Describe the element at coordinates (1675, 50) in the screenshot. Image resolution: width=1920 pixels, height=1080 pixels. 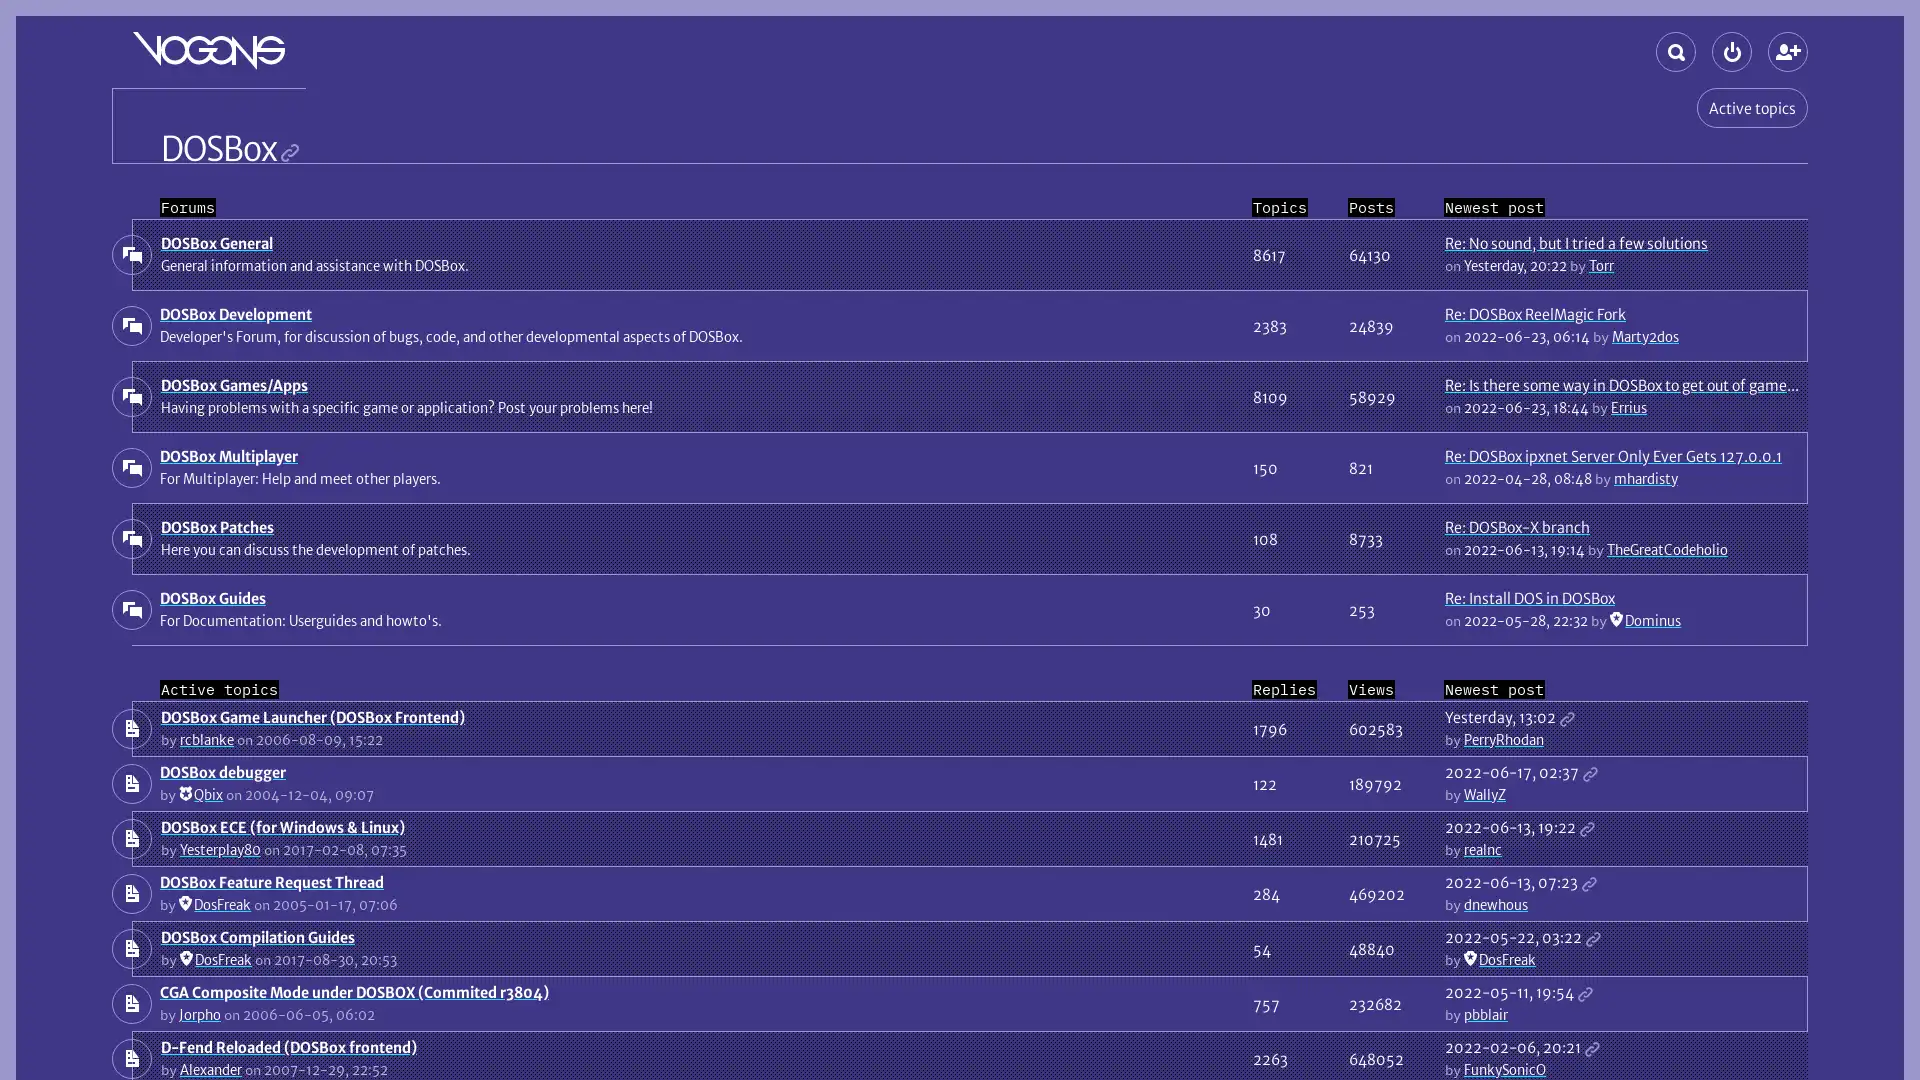
I see `Search` at that location.